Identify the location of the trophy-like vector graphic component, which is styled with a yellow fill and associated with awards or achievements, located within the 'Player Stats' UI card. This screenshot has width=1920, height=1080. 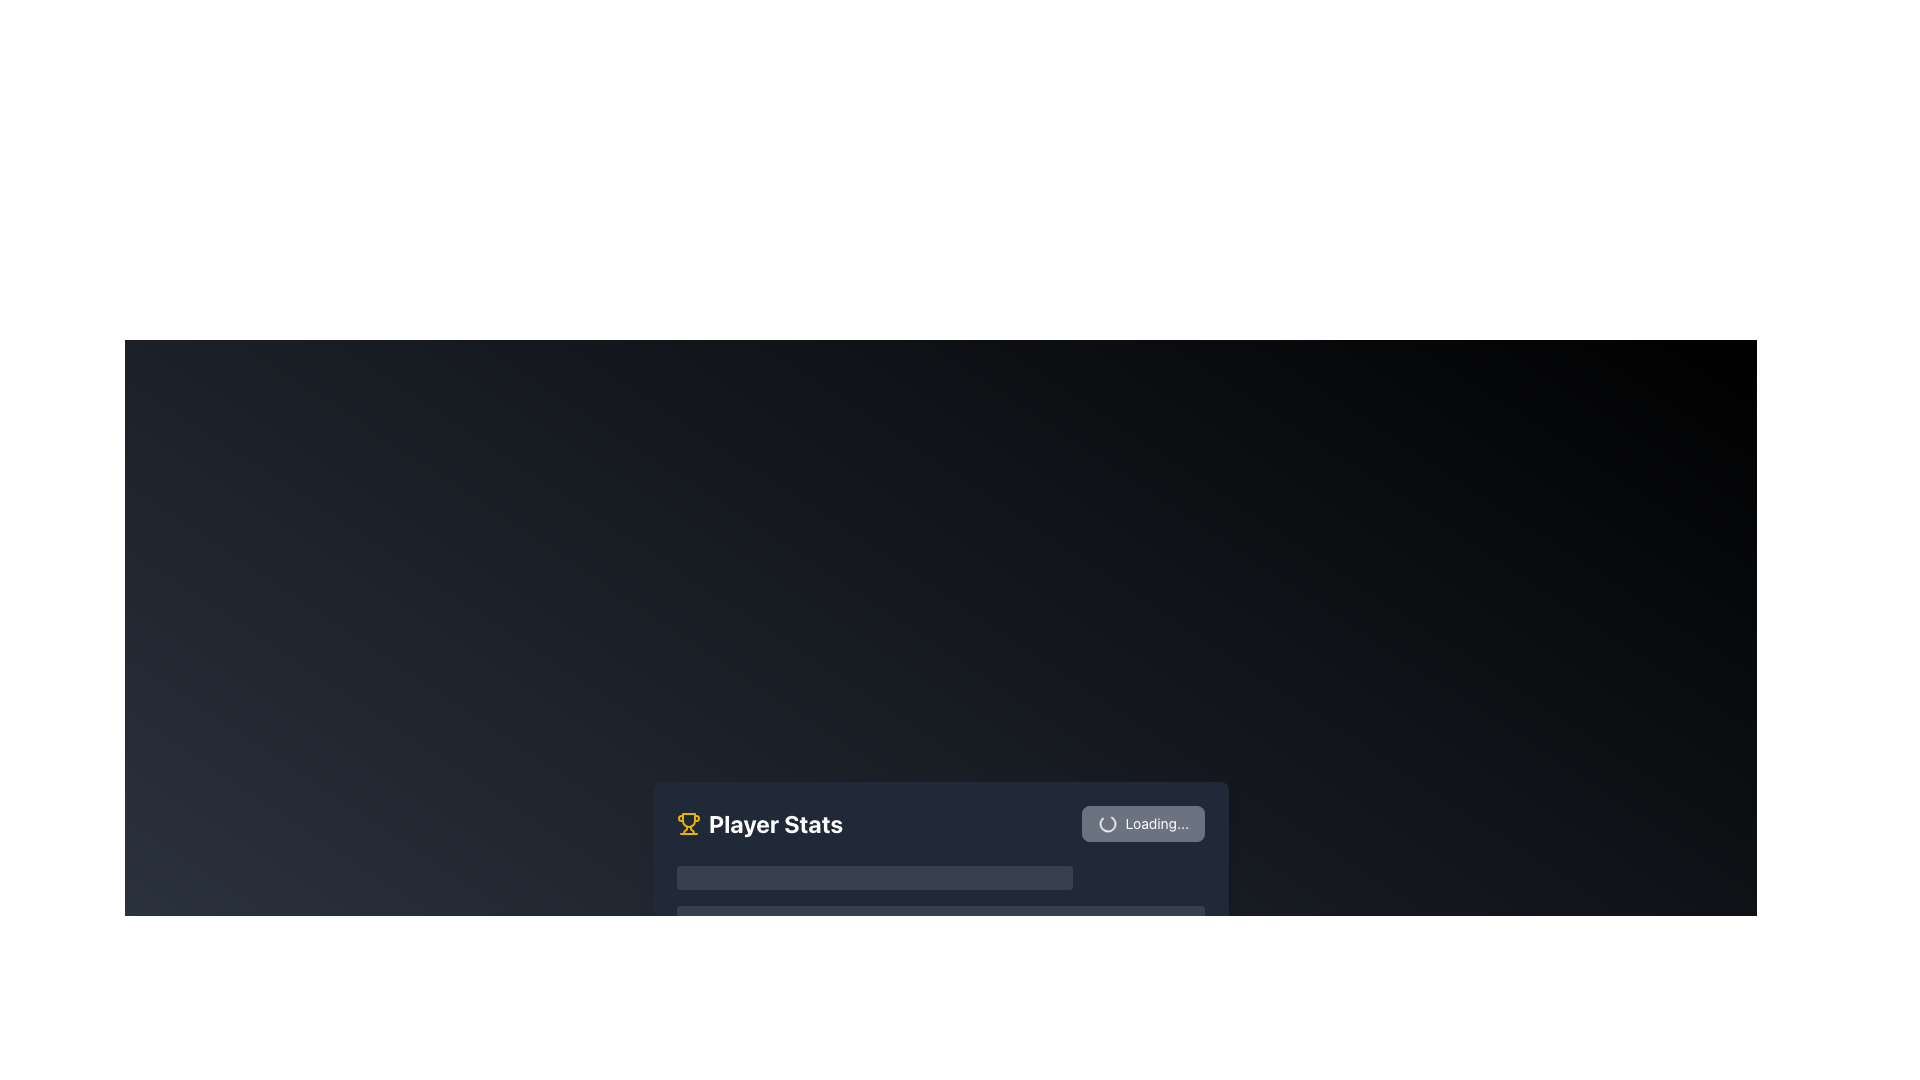
(689, 820).